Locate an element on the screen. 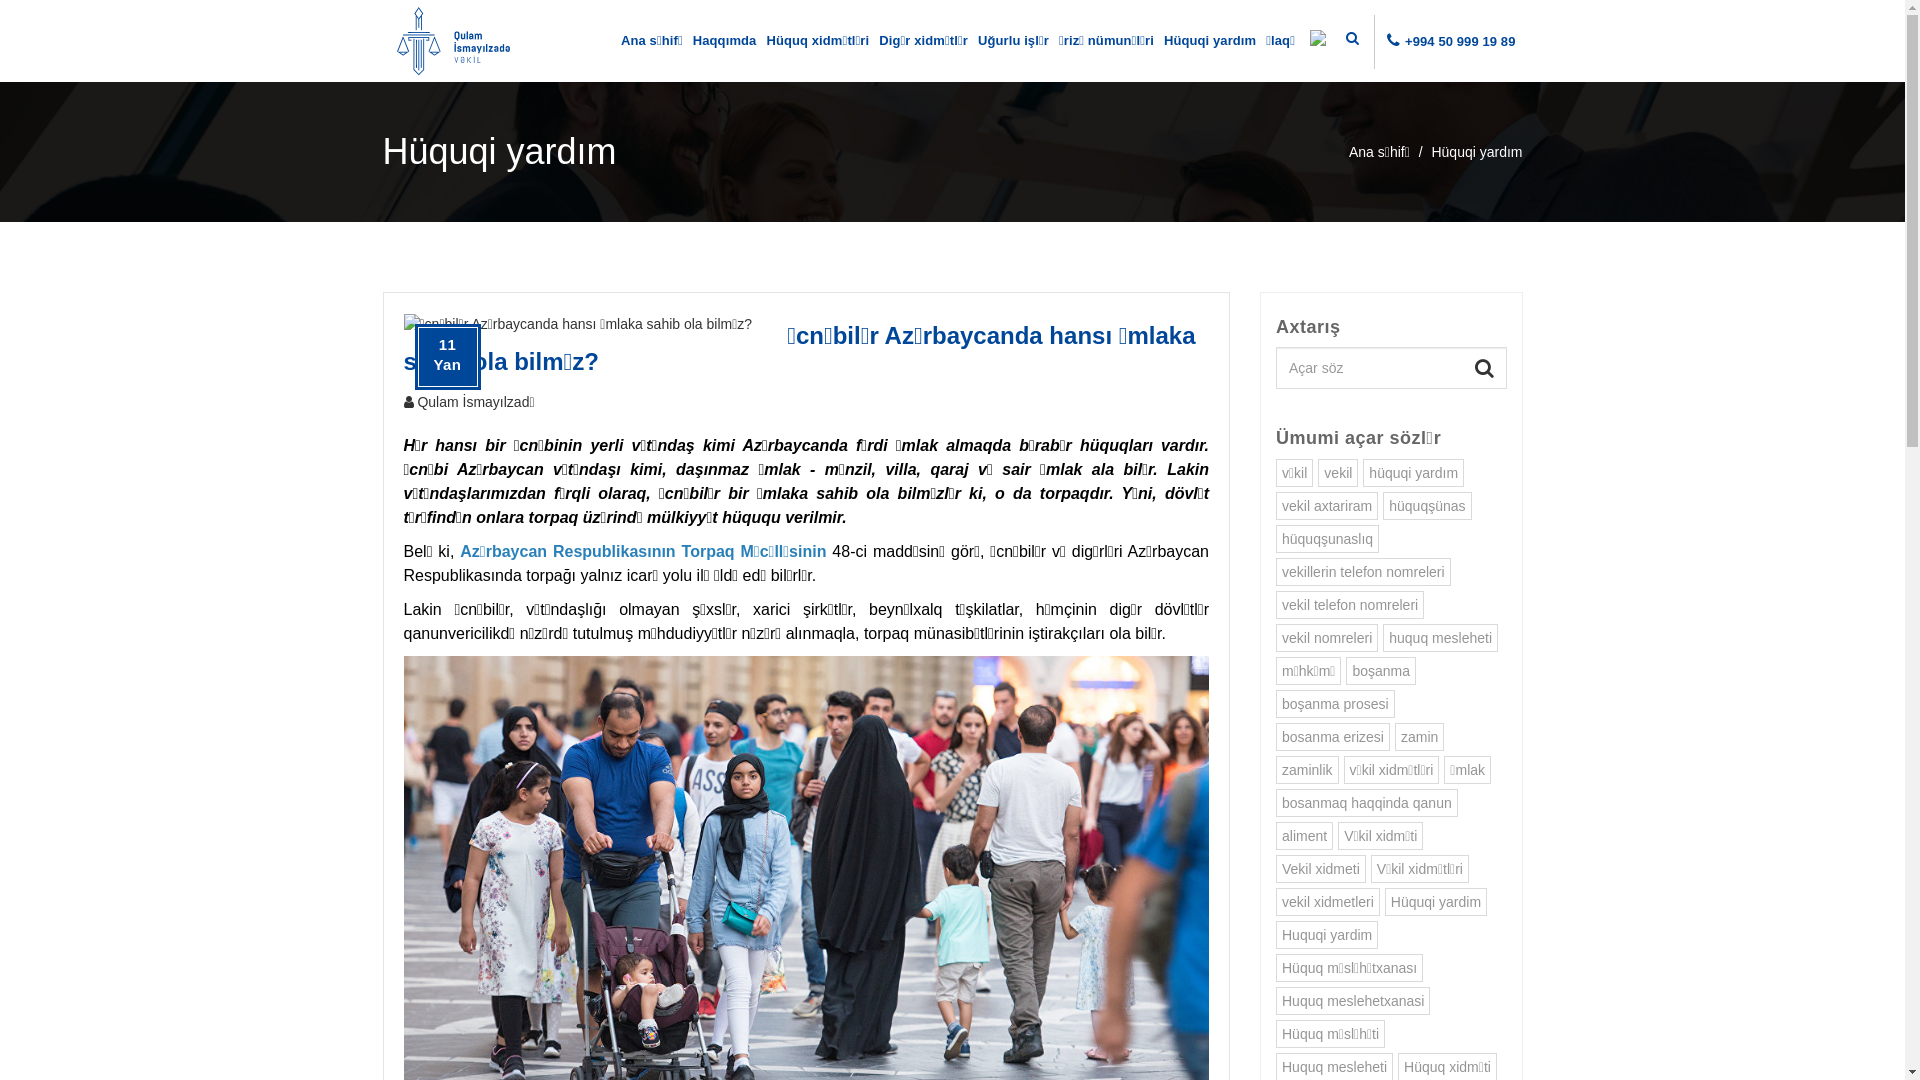 This screenshot has width=1920, height=1080. 'vekil' is located at coordinates (1338, 473).